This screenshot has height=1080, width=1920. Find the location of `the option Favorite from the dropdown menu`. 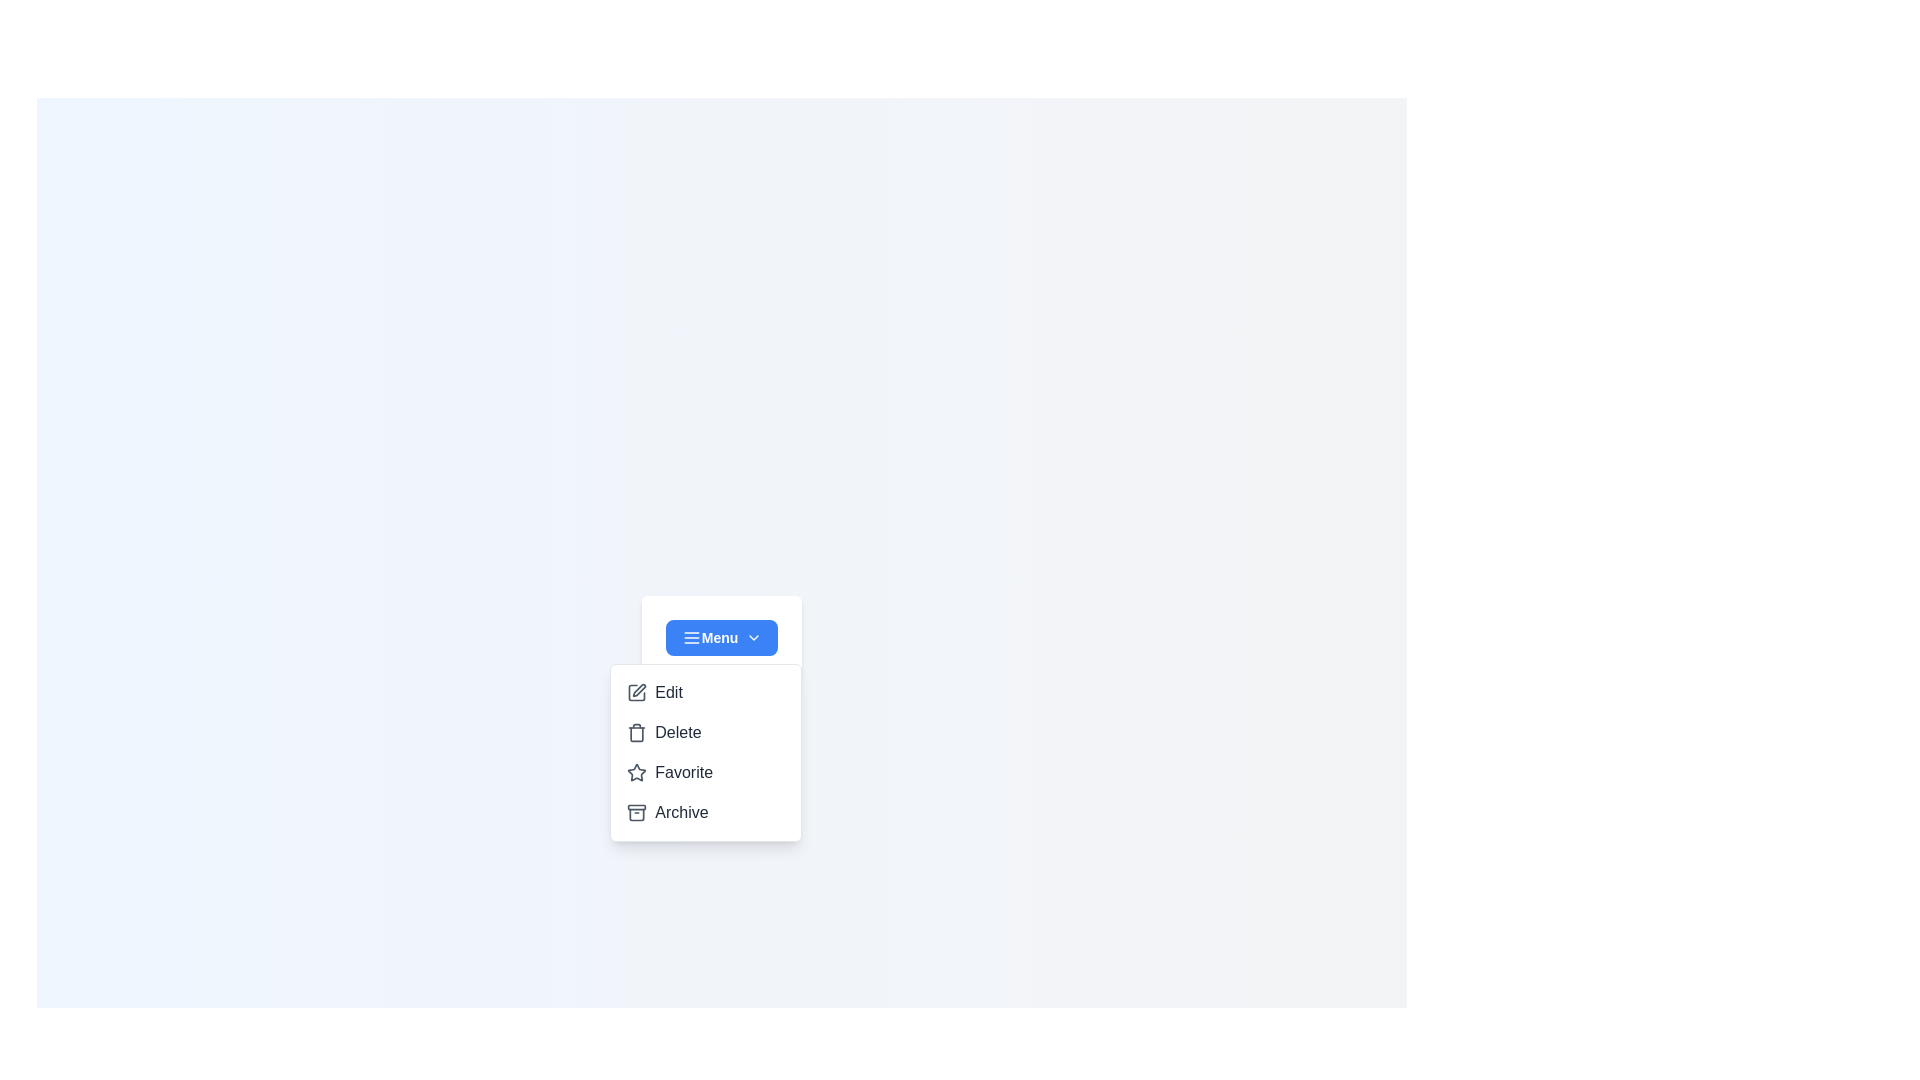

the option Favorite from the dropdown menu is located at coordinates (706, 771).